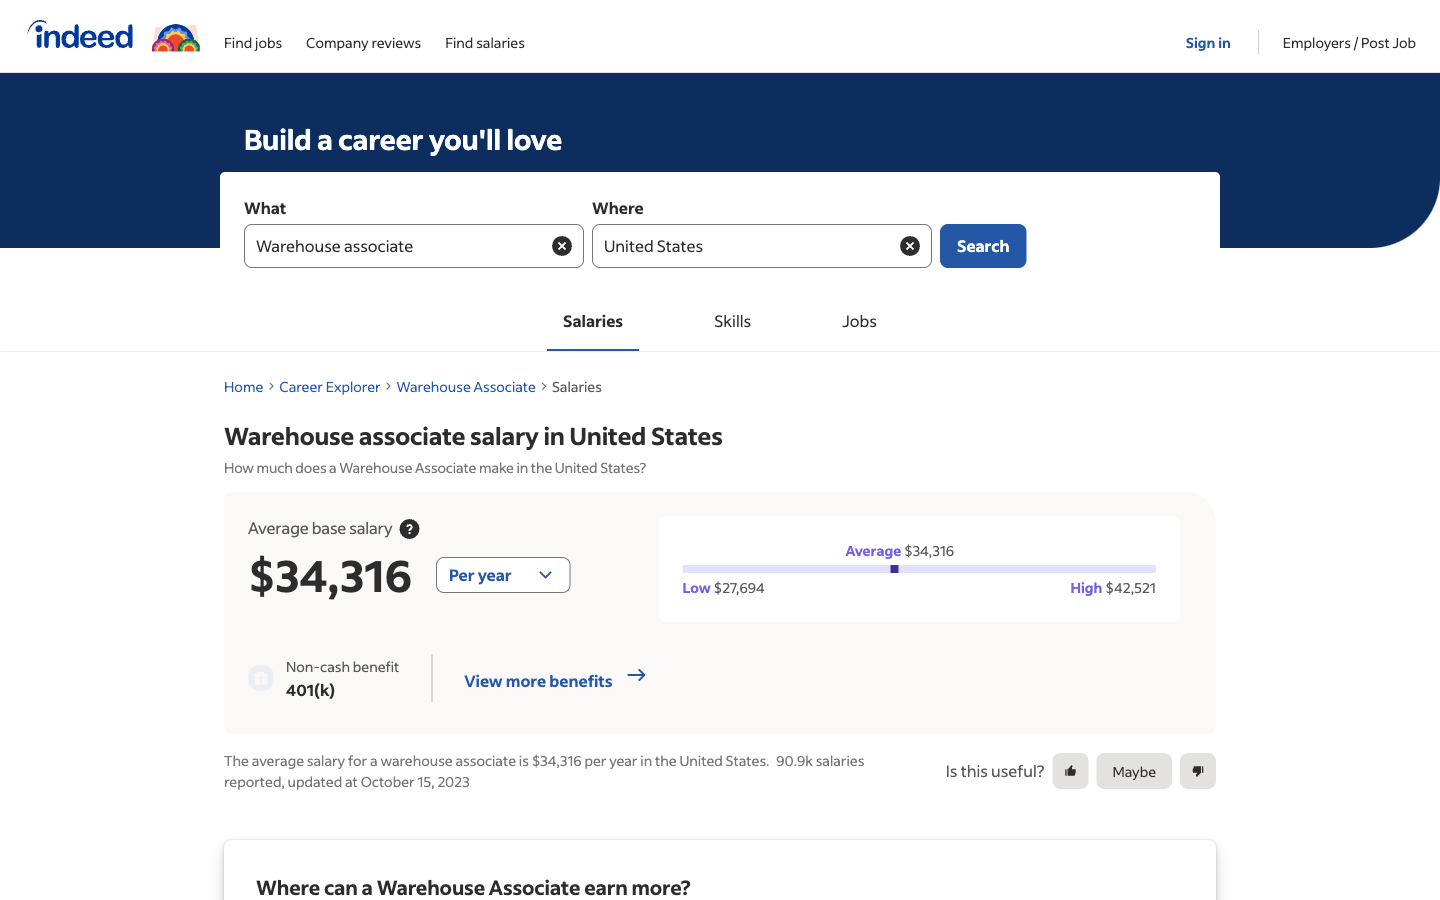  Describe the element at coordinates (407, 528) in the screenshot. I see `prevailing wage data` at that location.